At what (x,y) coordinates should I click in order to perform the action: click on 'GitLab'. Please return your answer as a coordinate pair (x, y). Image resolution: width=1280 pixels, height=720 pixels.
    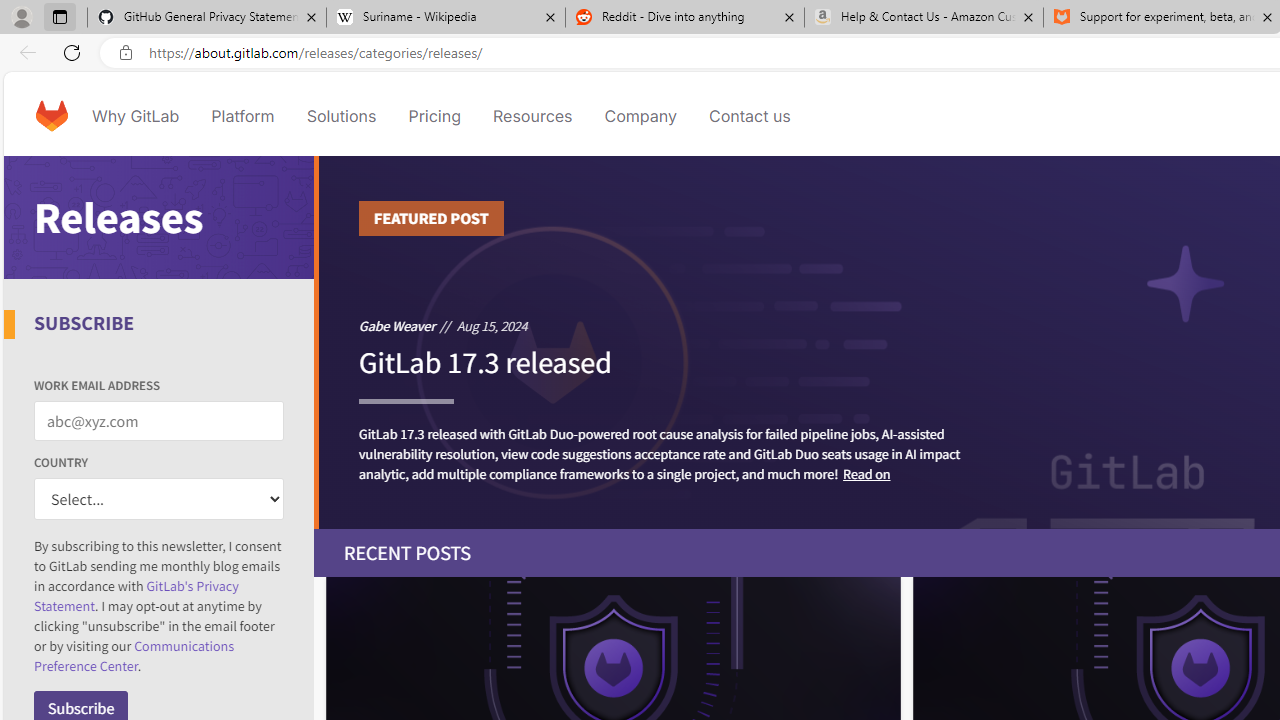
    Looking at the image, I should click on (135, 595).